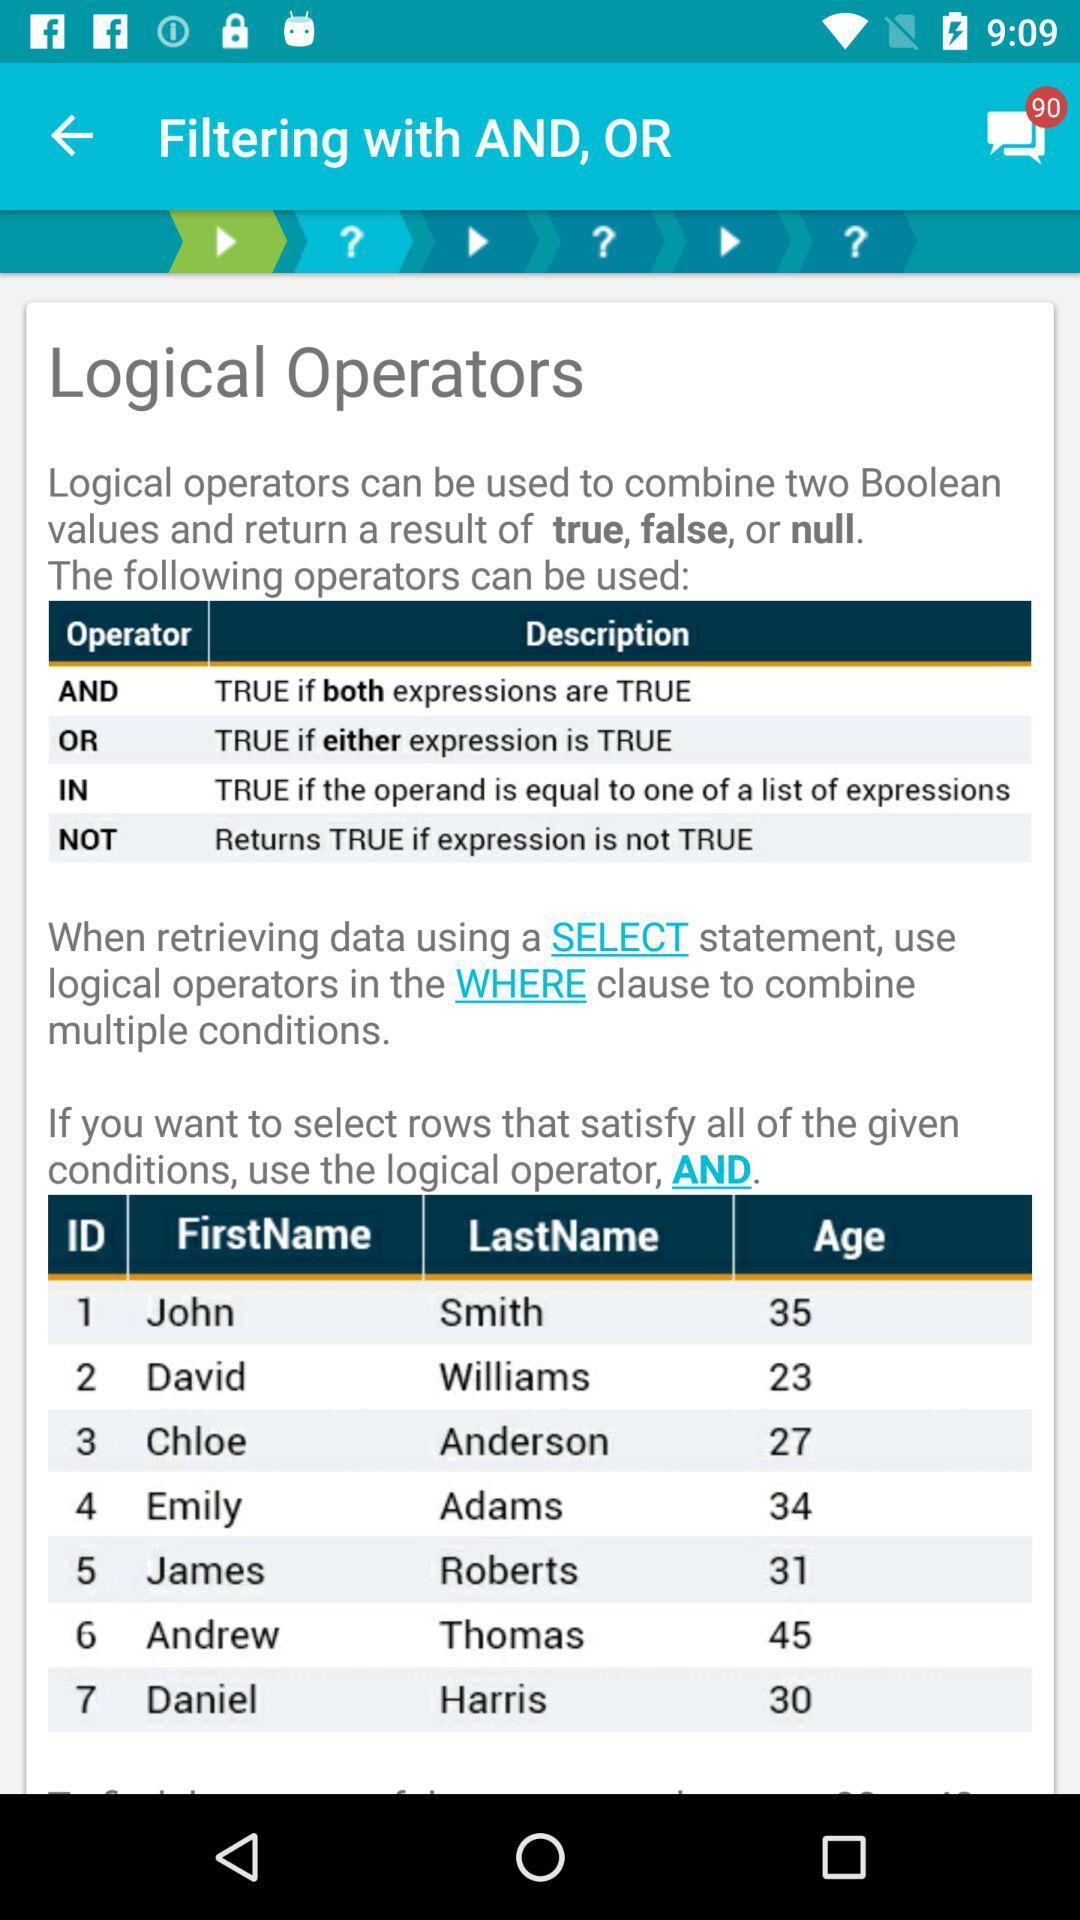 Image resolution: width=1080 pixels, height=1920 pixels. Describe the element at coordinates (72, 135) in the screenshot. I see `the item next to the filtering with and` at that location.